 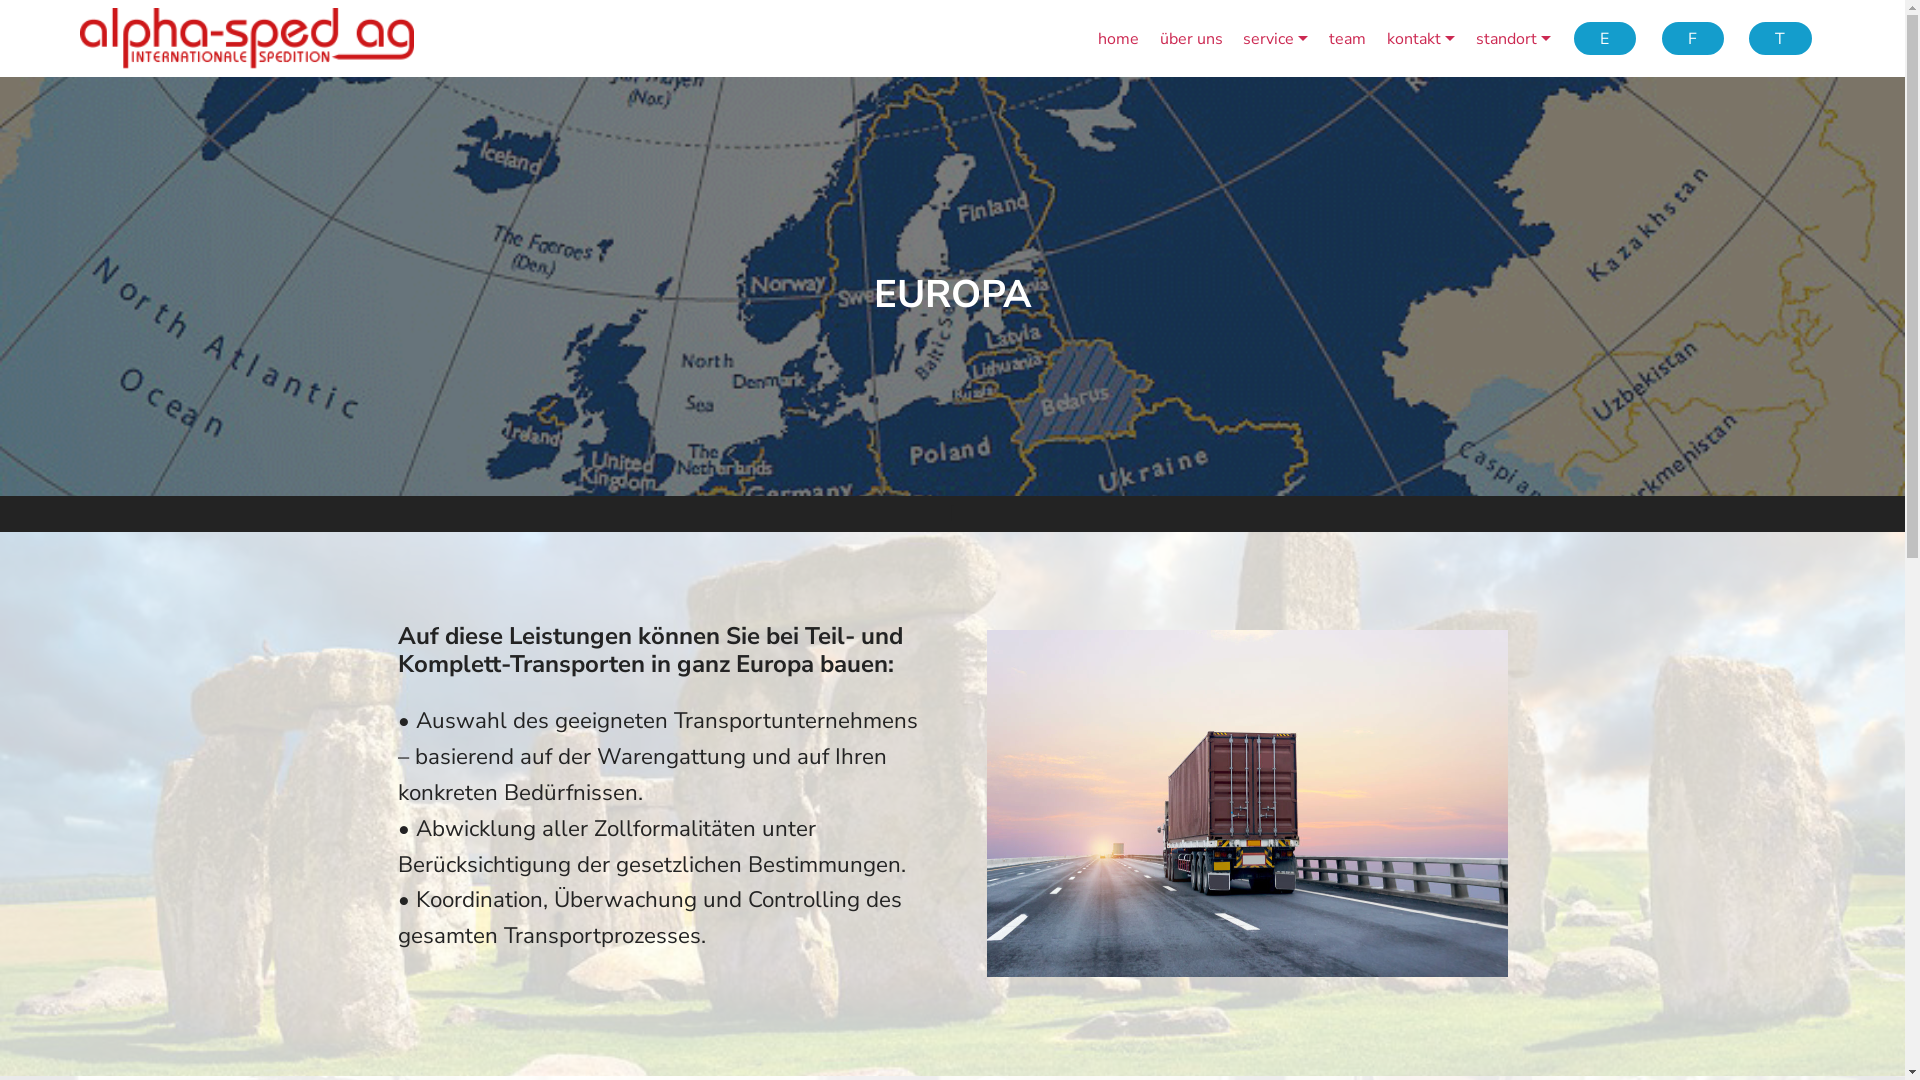 What do you see at coordinates (1604, 38) in the screenshot?
I see `'E'` at bounding box center [1604, 38].